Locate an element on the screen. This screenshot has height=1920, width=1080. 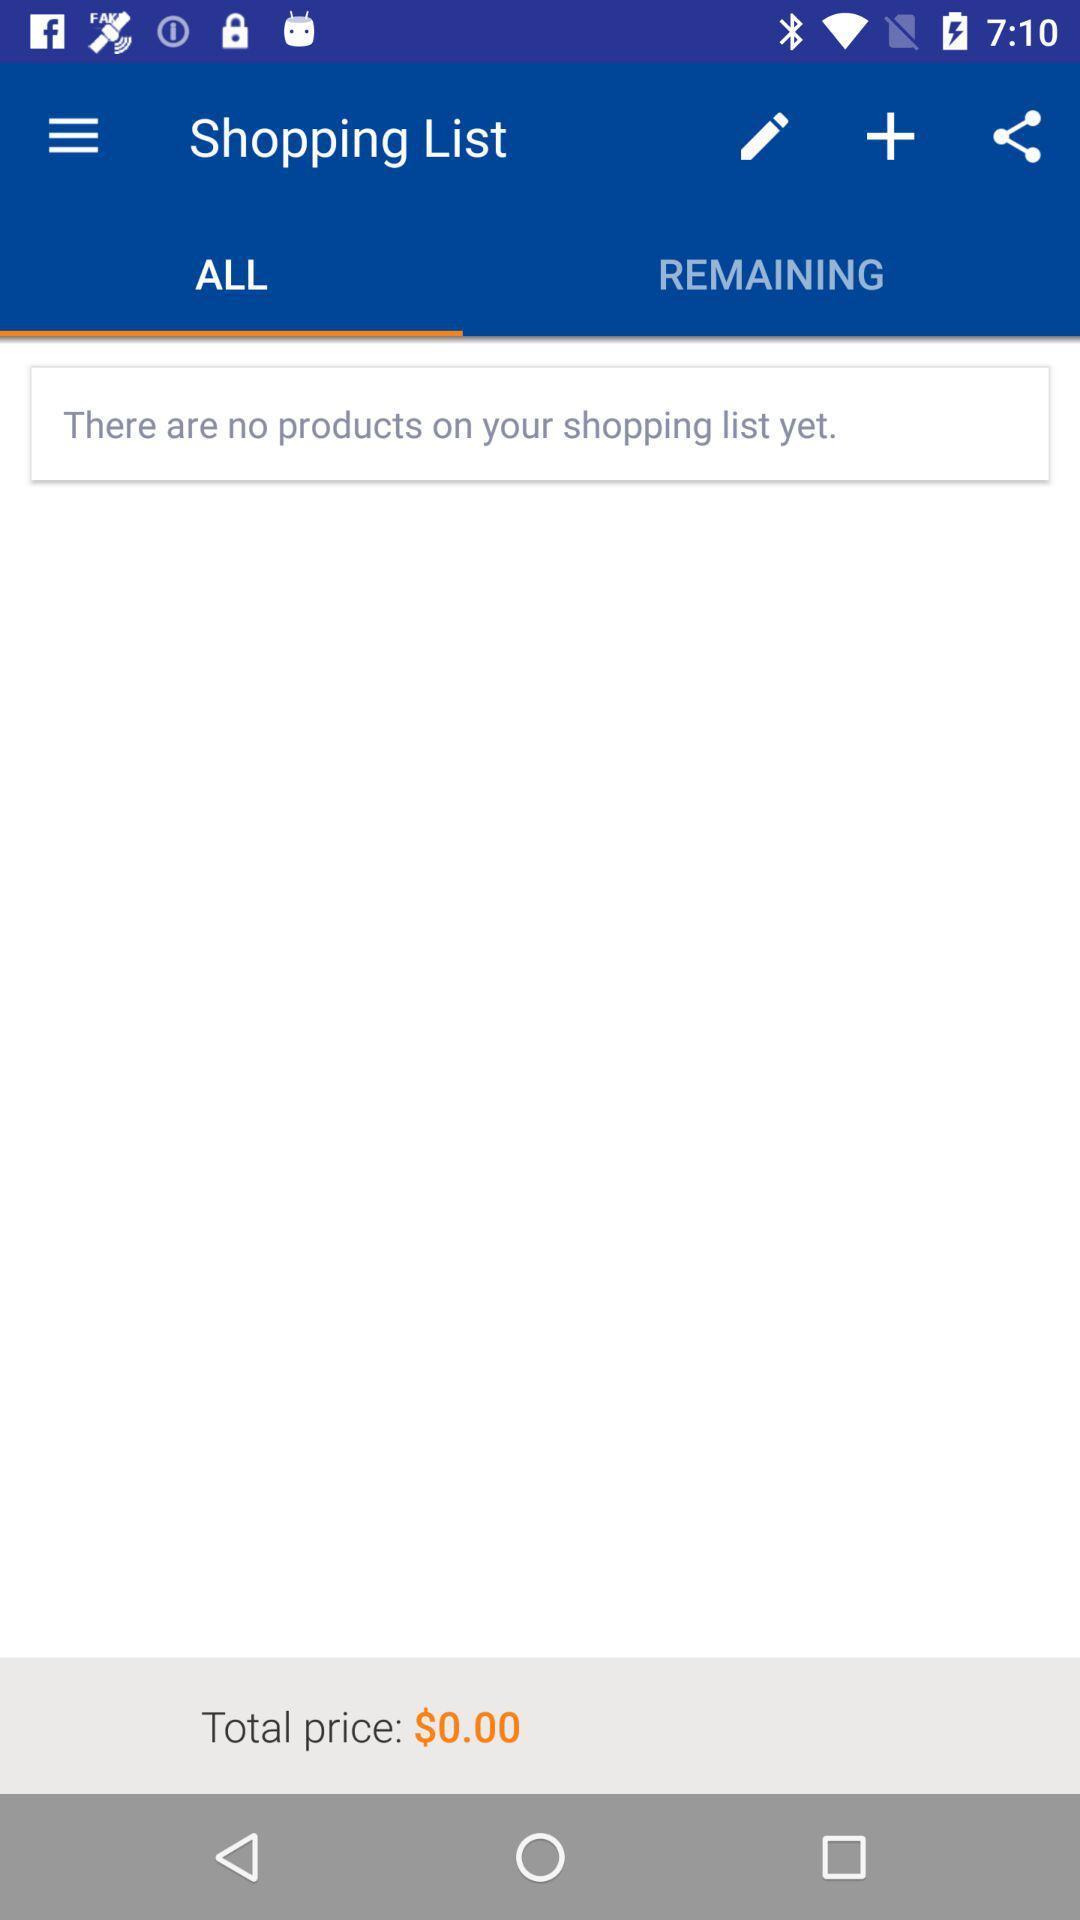
item above the remaining icon is located at coordinates (764, 135).